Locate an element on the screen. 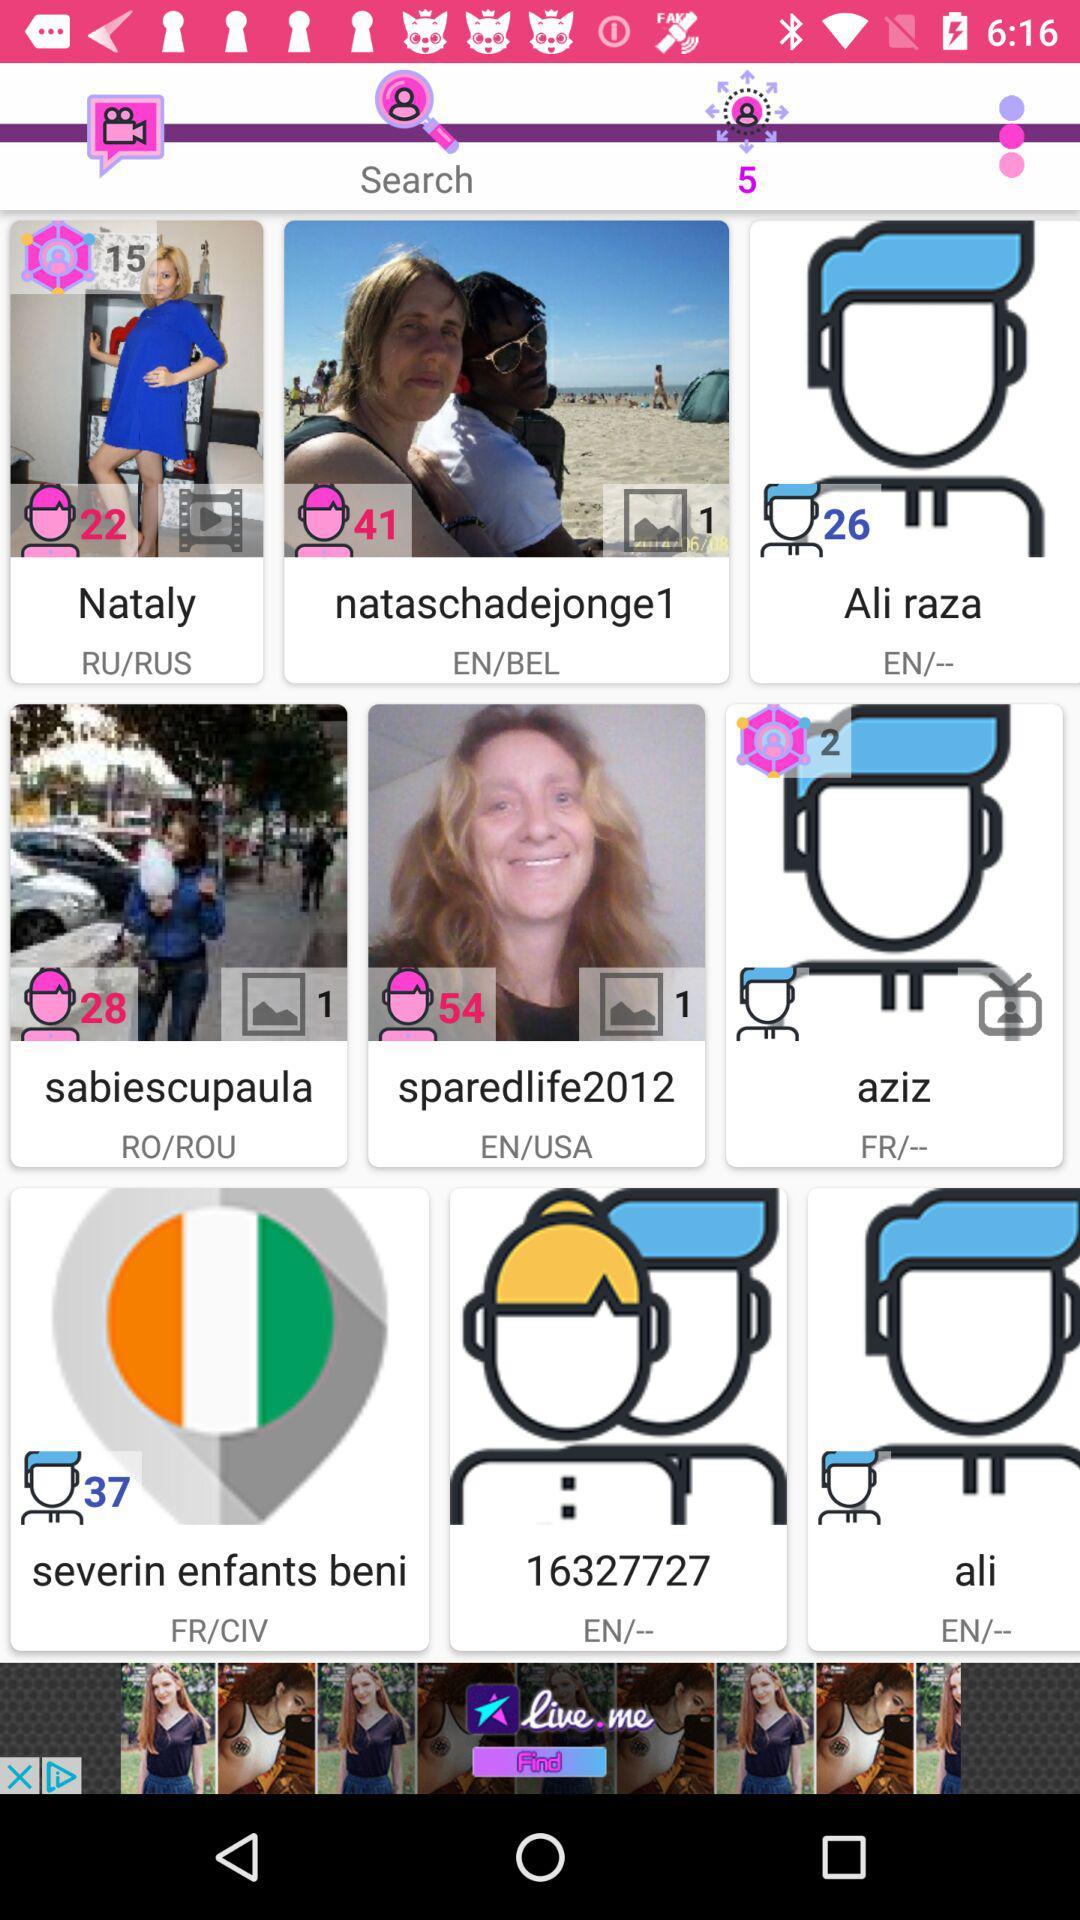 The image size is (1080, 1920). image open option is located at coordinates (177, 872).